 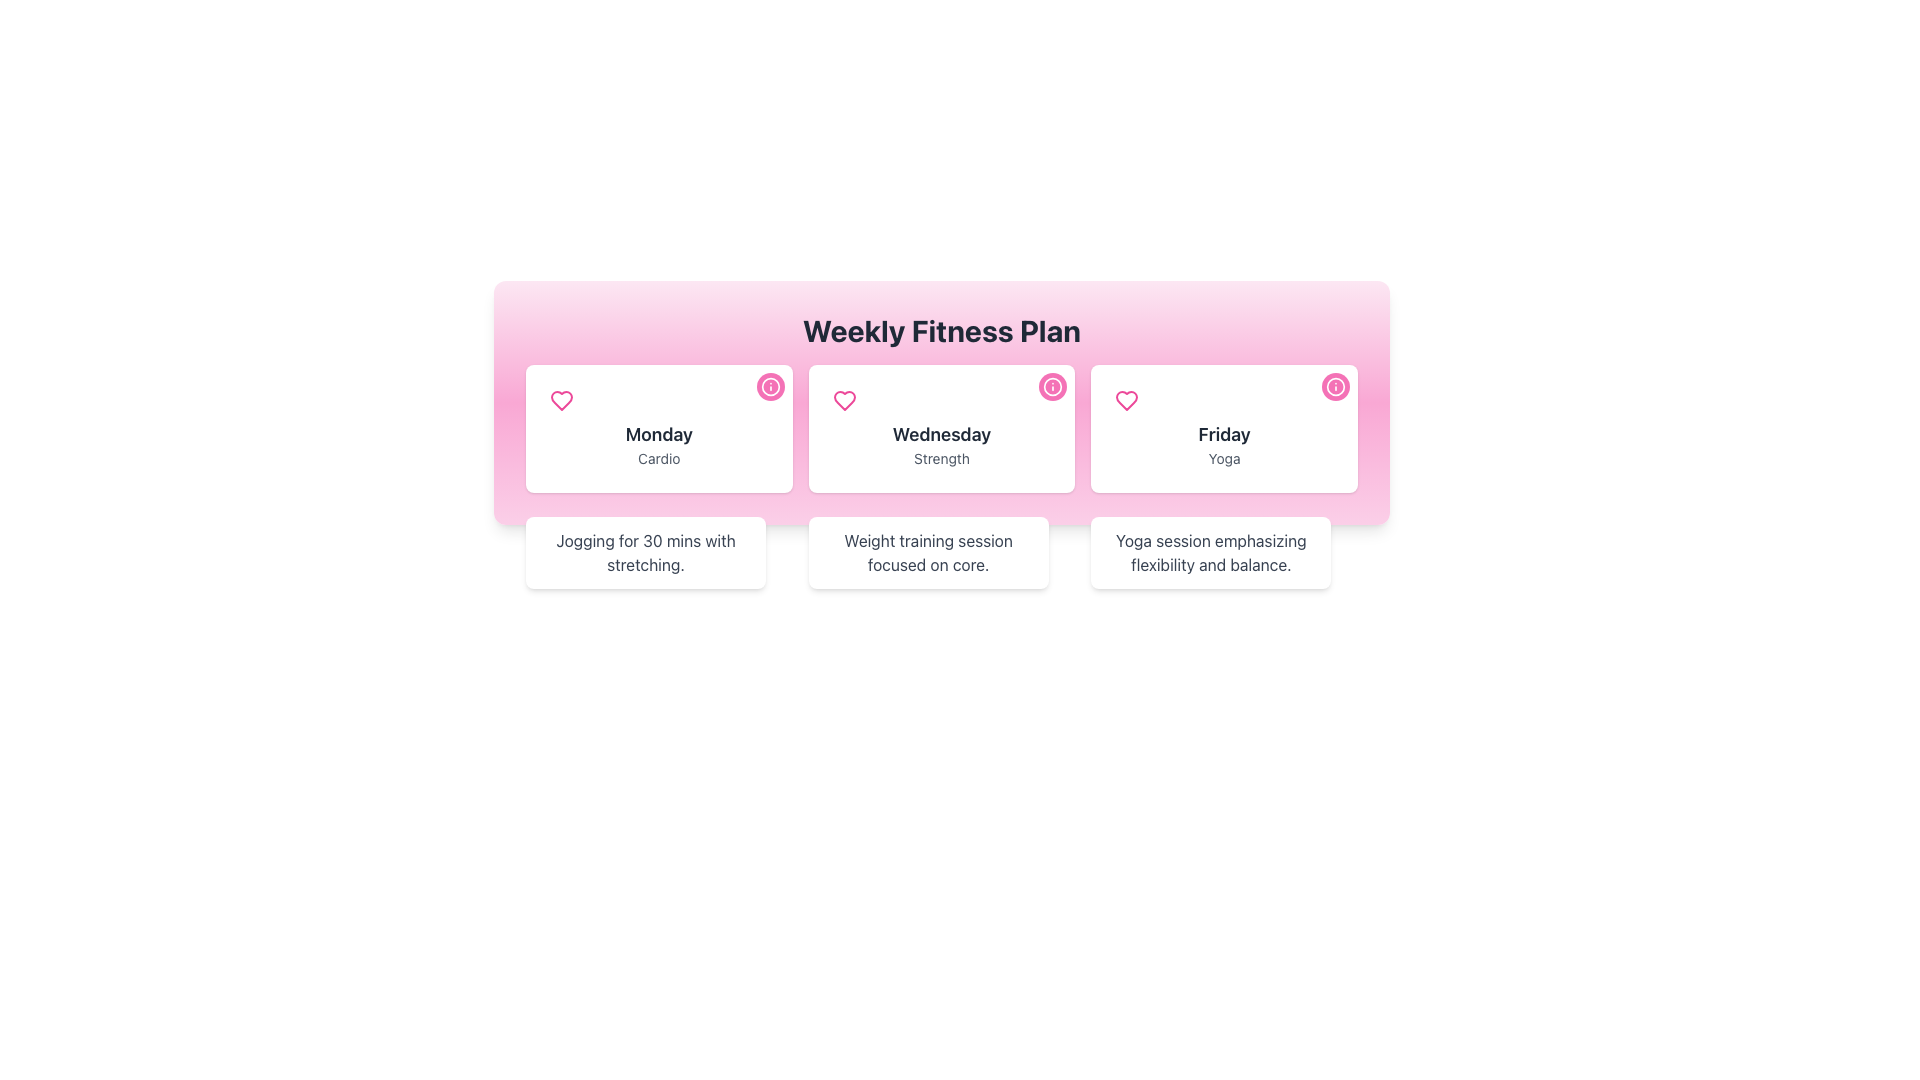 I want to click on the information button located at the top-right corner of the 'Wednesday' card, so click(x=1052, y=386).